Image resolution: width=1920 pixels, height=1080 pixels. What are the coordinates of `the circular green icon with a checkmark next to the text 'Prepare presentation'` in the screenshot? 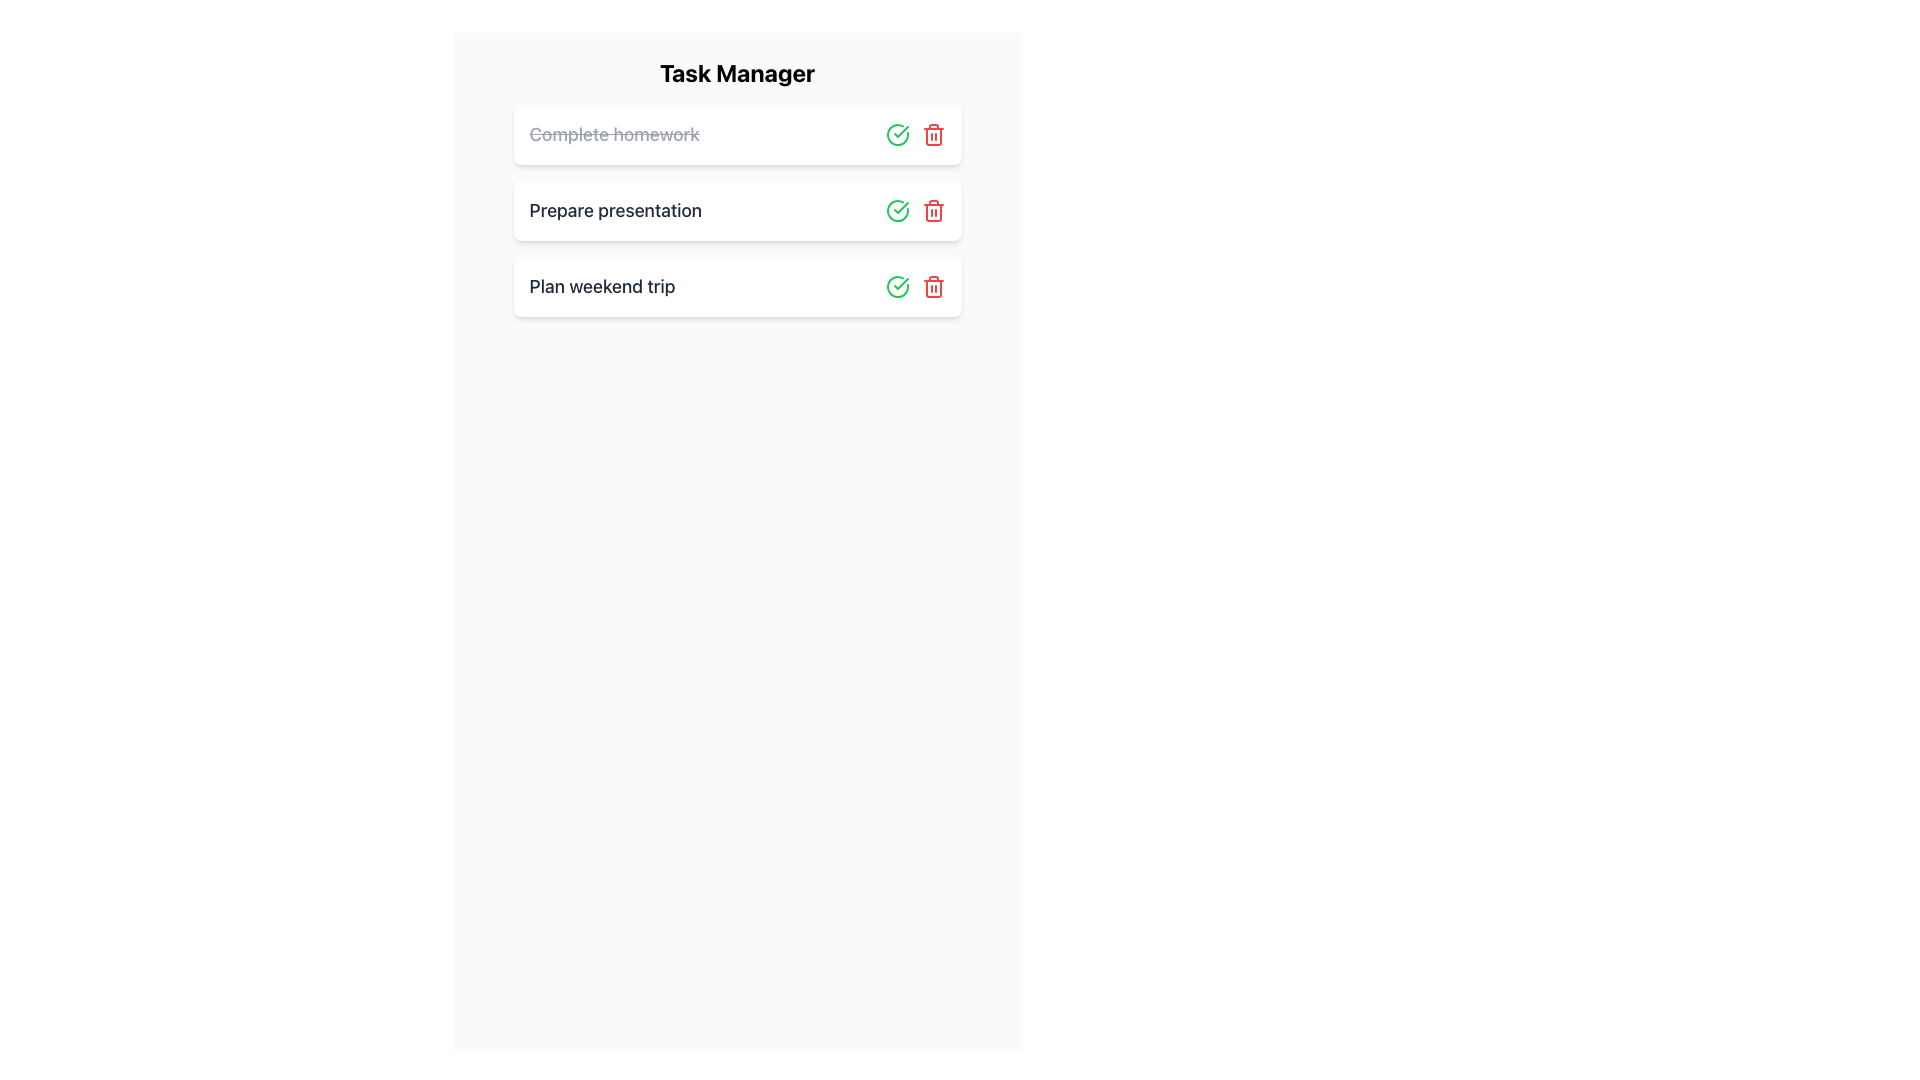 It's located at (896, 286).